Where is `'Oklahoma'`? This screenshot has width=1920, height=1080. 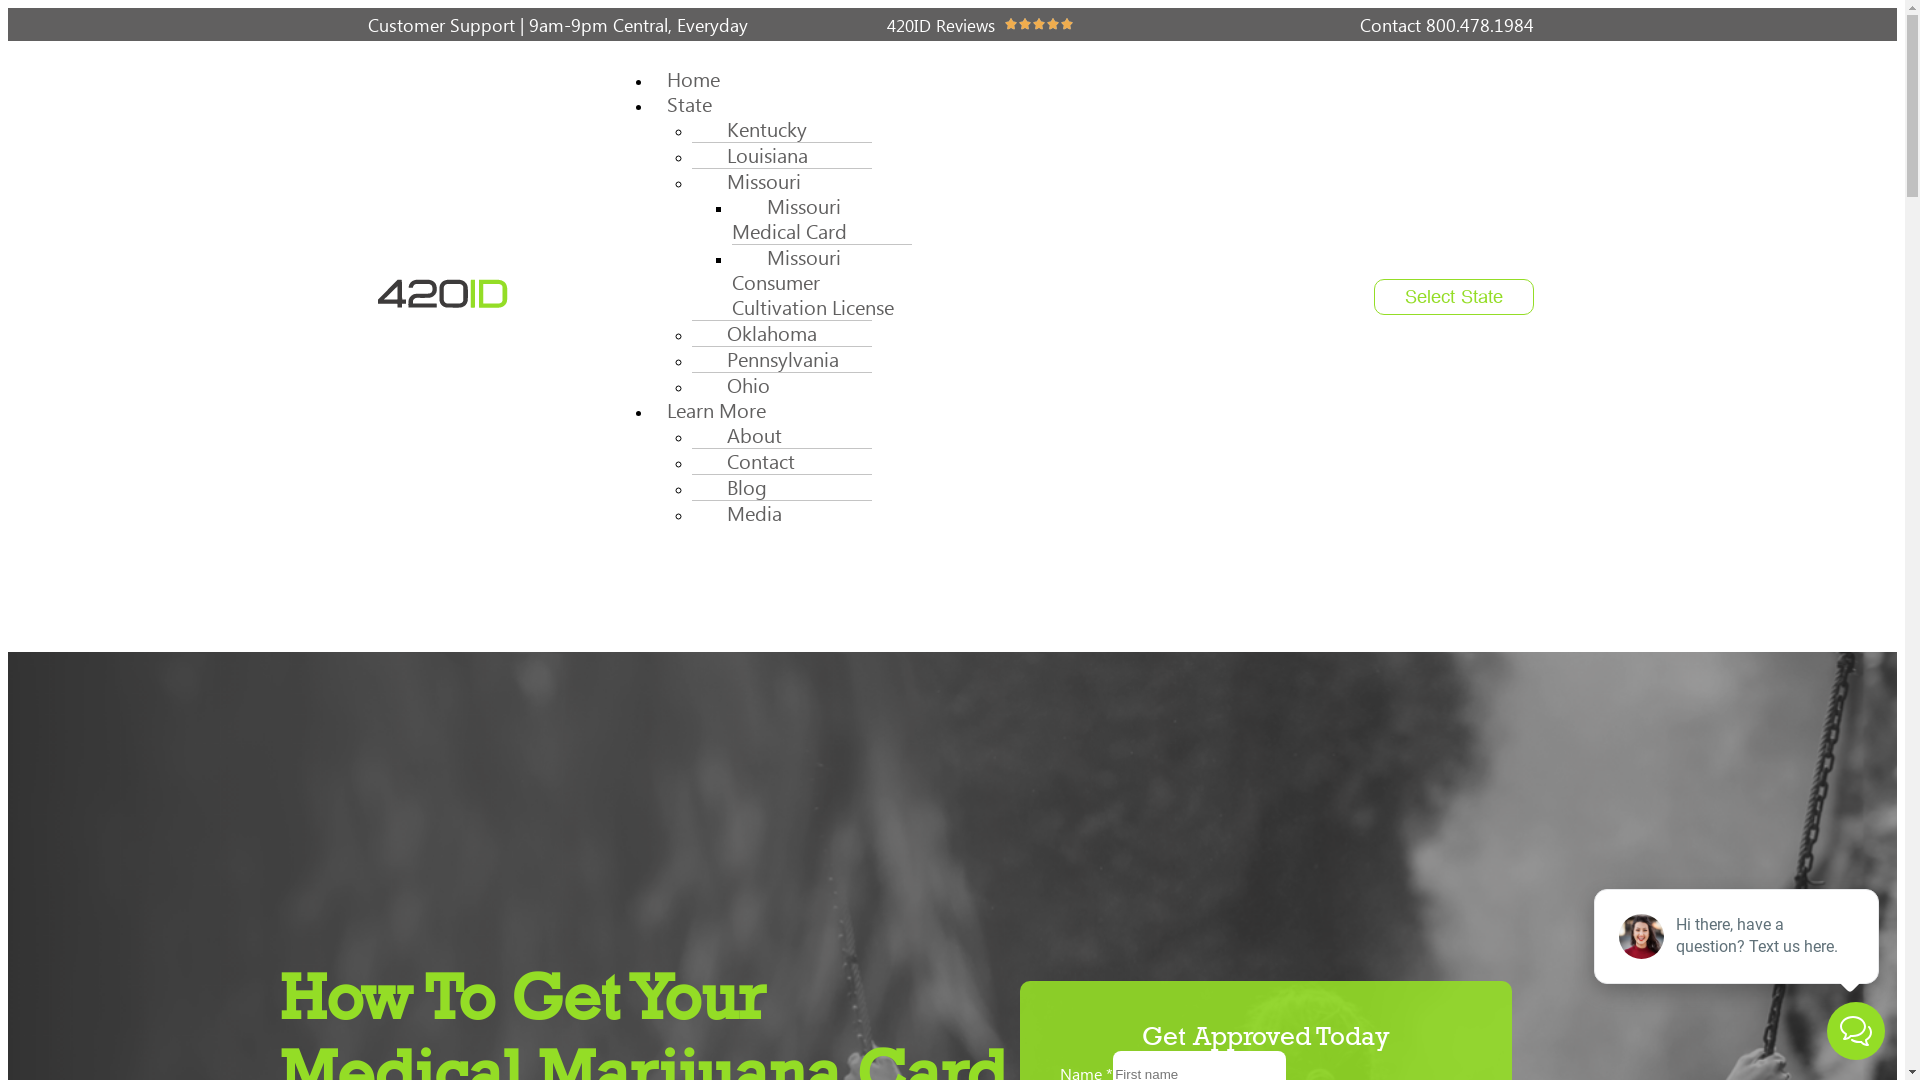 'Oklahoma' is located at coordinates (761, 332).